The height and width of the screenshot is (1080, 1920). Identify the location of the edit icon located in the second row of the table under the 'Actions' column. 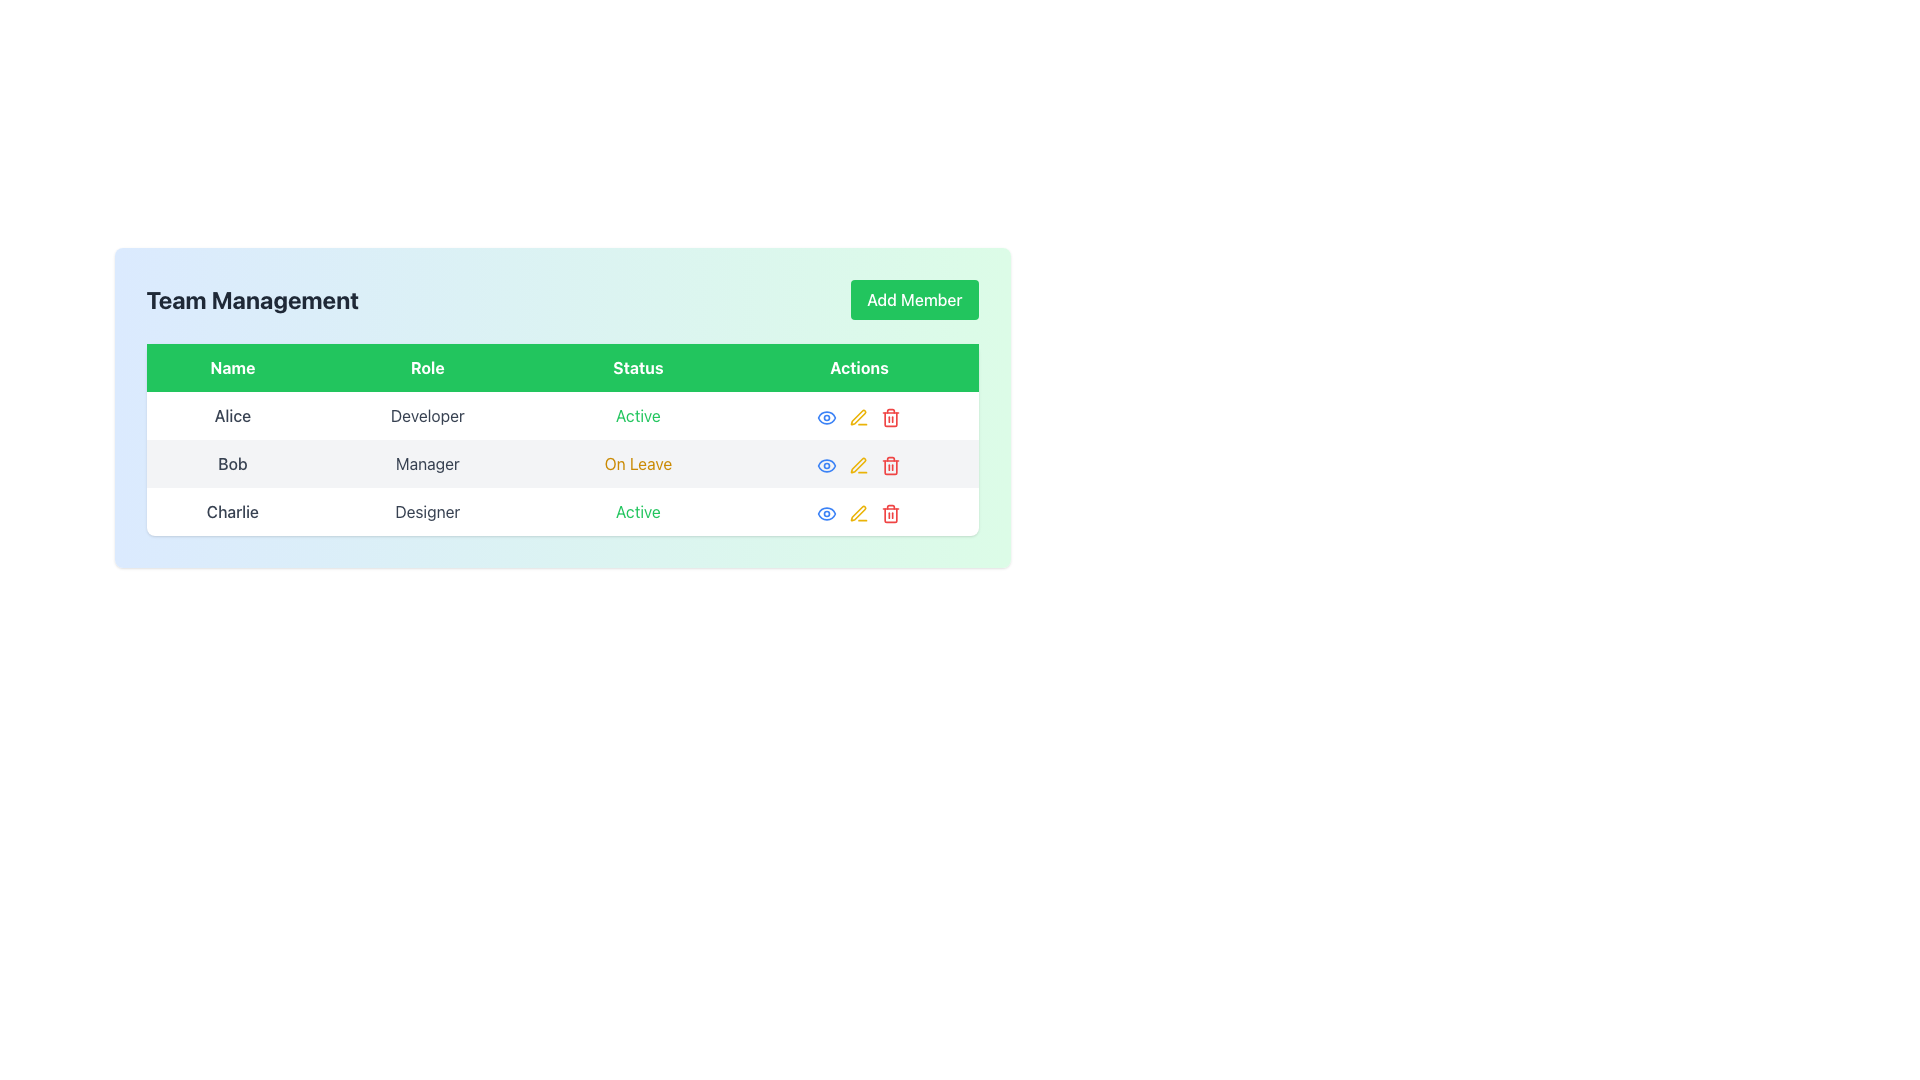
(859, 416).